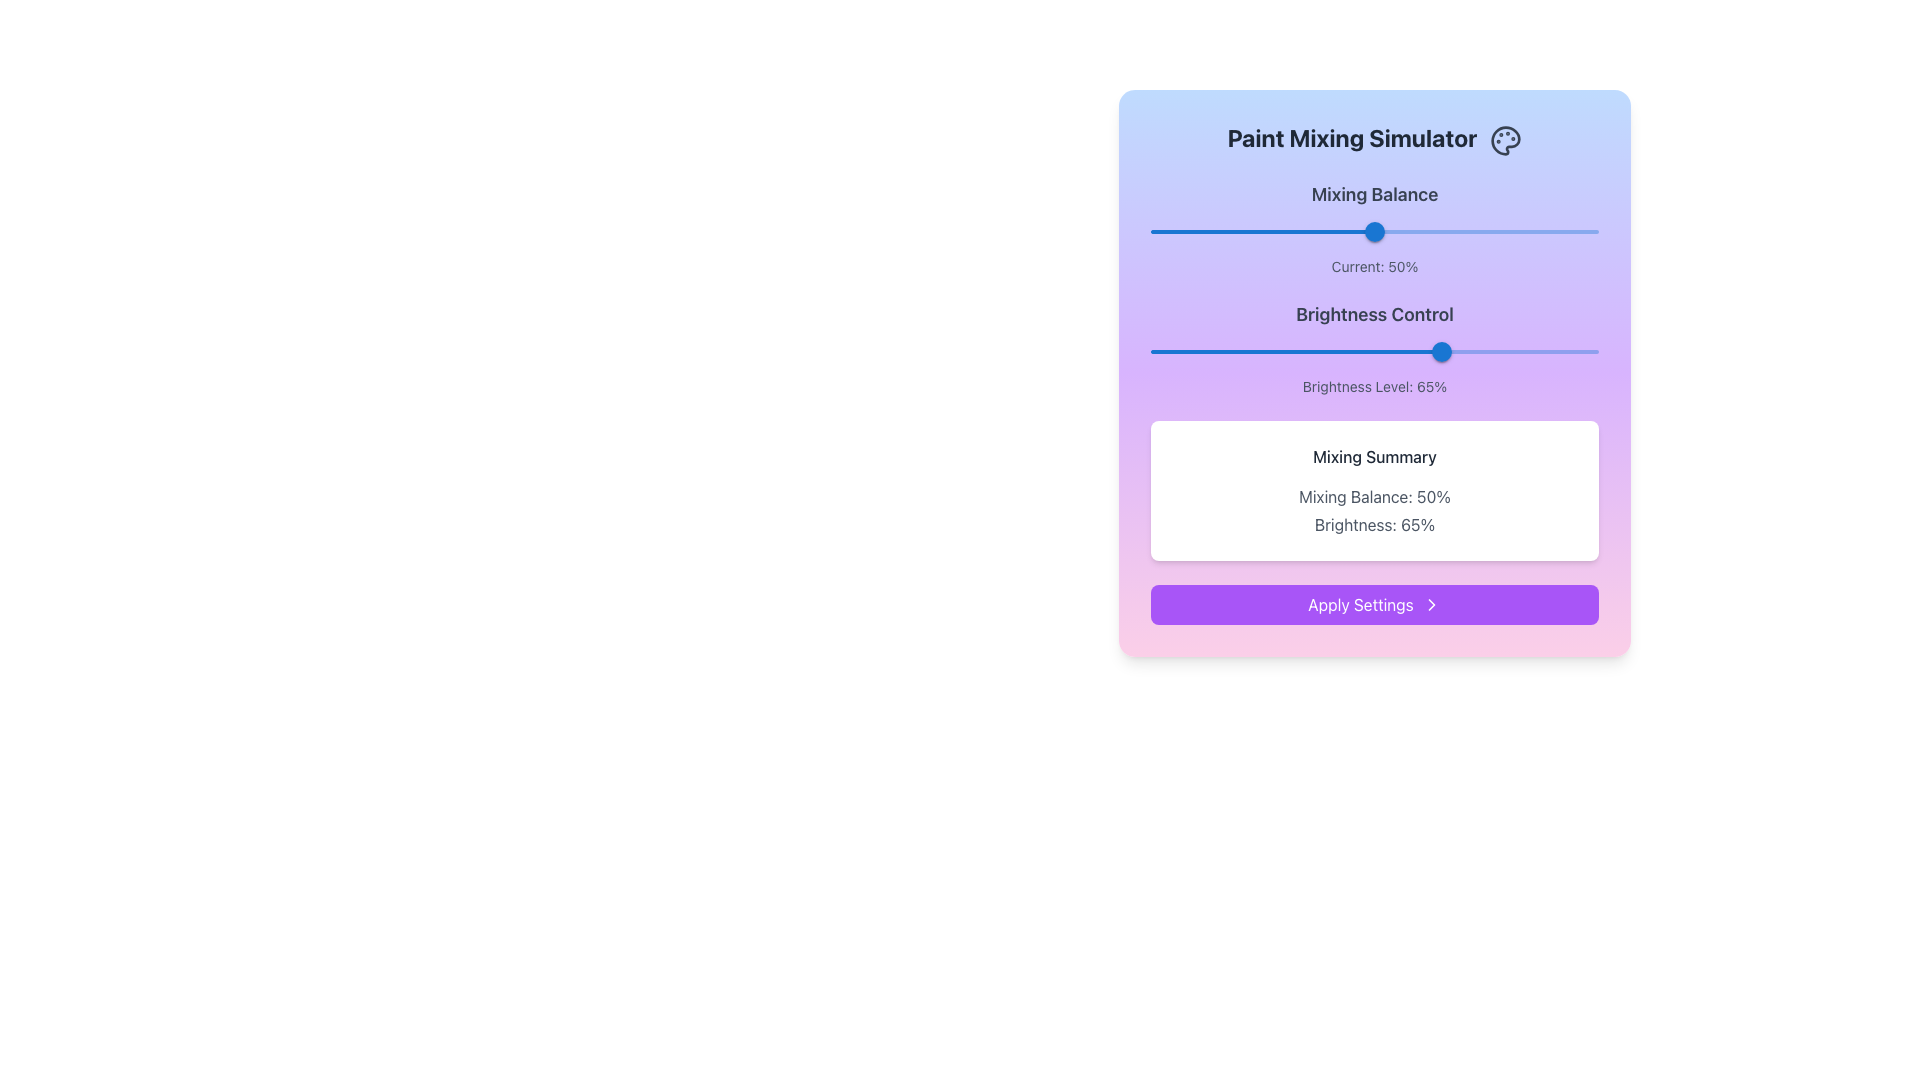  What do you see at coordinates (1338, 350) in the screenshot?
I see `the Brightness Control slider` at bounding box center [1338, 350].